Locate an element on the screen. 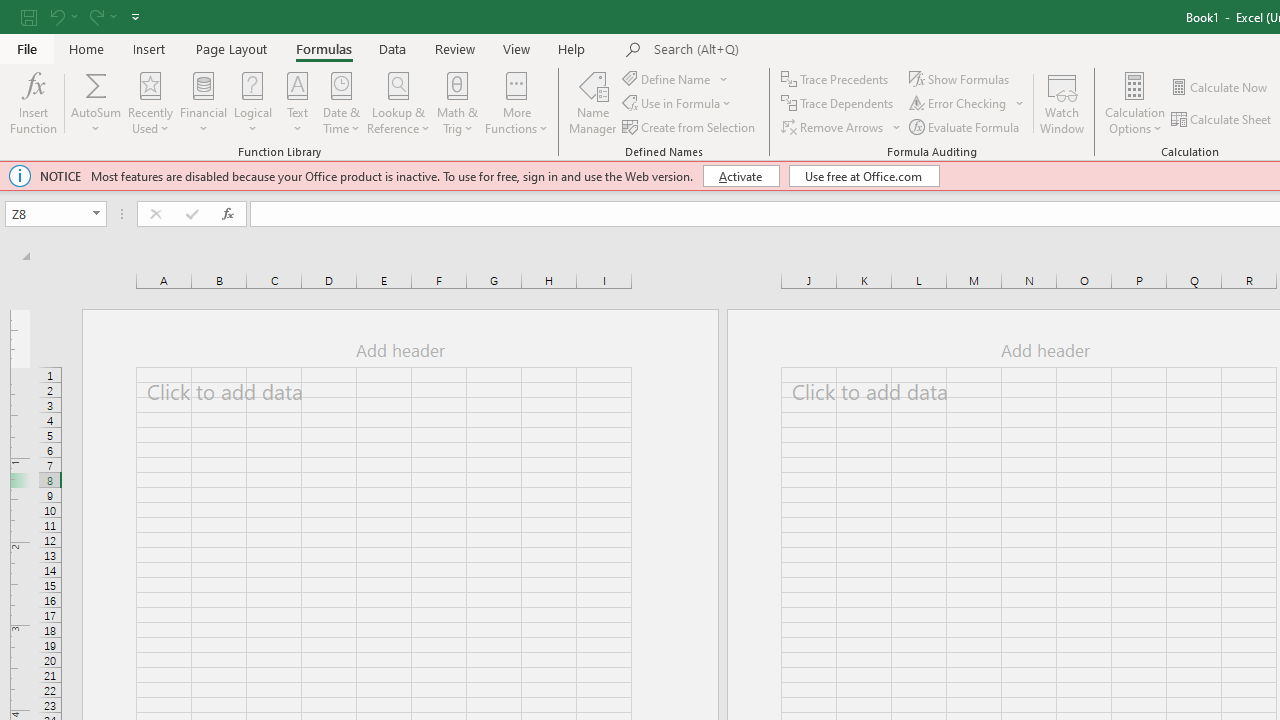 The width and height of the screenshot is (1280, 720). 'Define Name...' is located at coordinates (668, 78).